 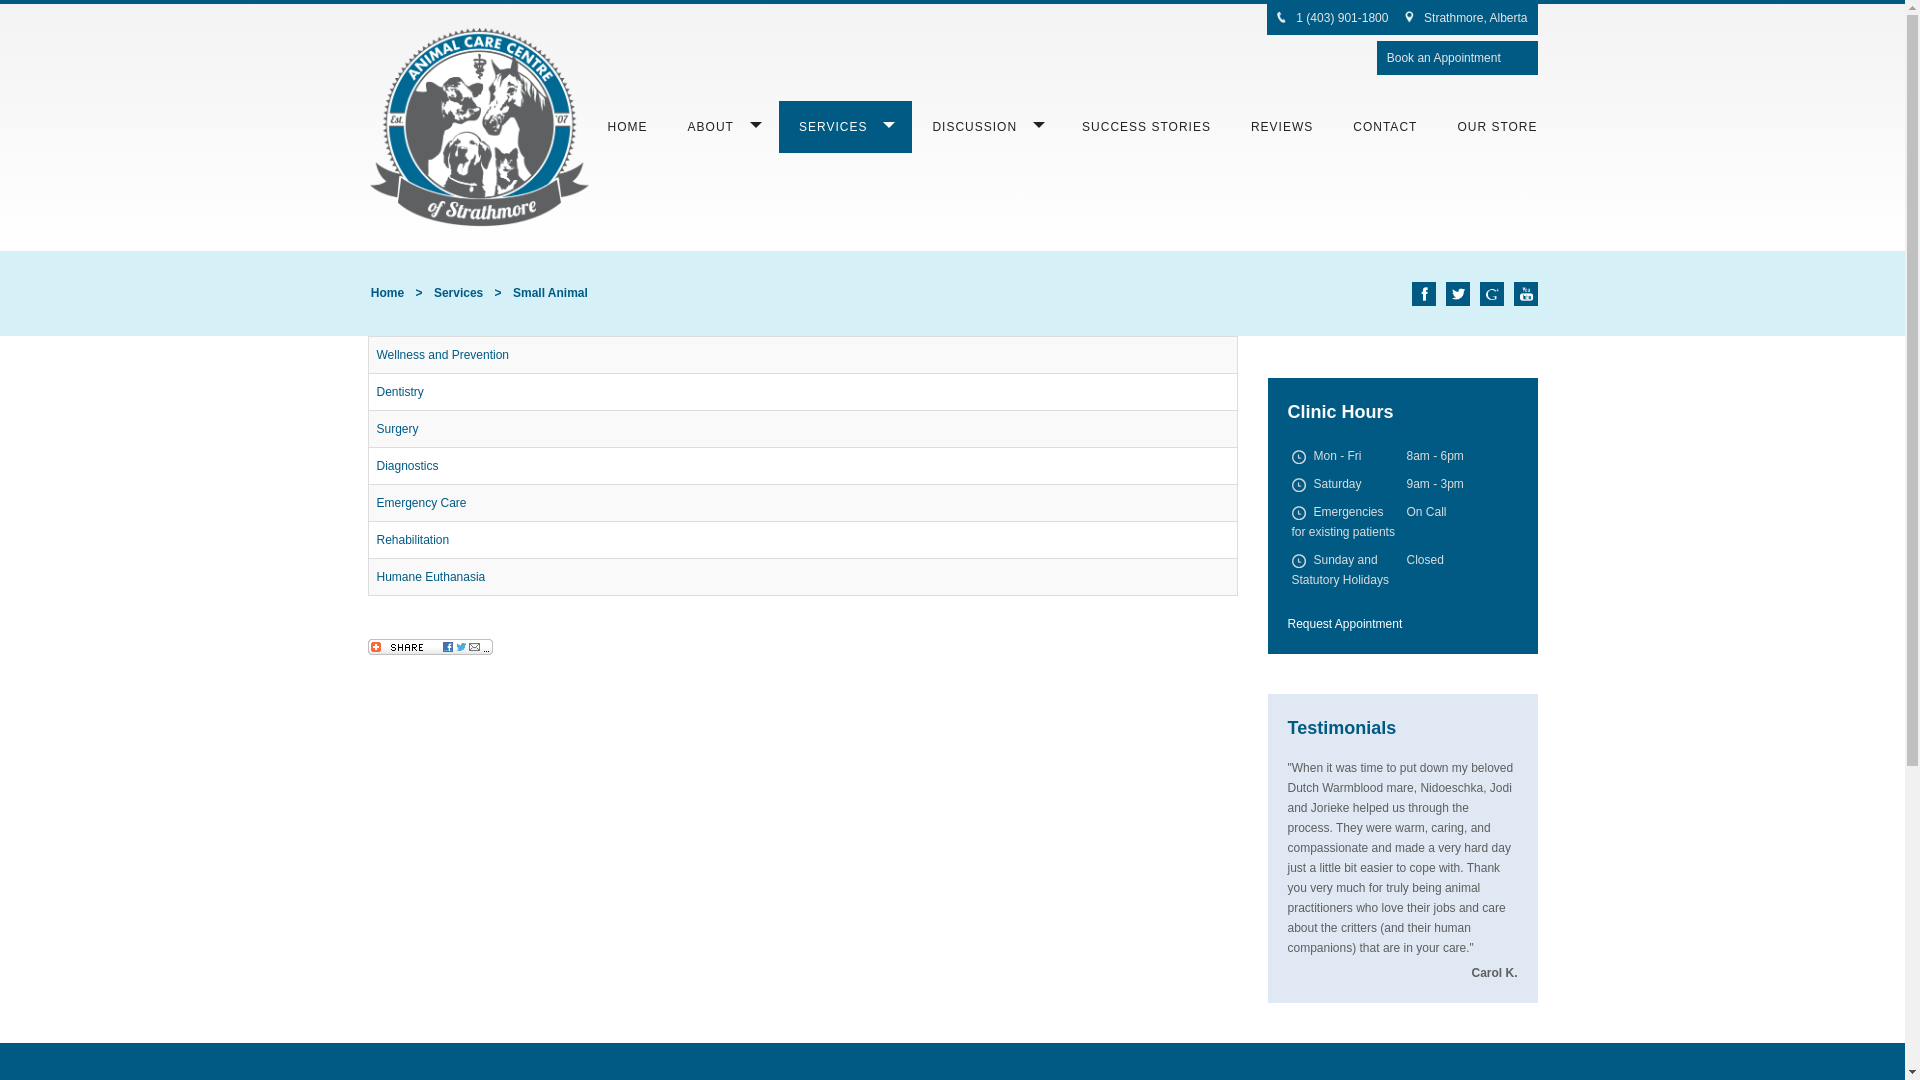 I want to click on 'SUCCESS STORIES', so click(x=1146, y=127).